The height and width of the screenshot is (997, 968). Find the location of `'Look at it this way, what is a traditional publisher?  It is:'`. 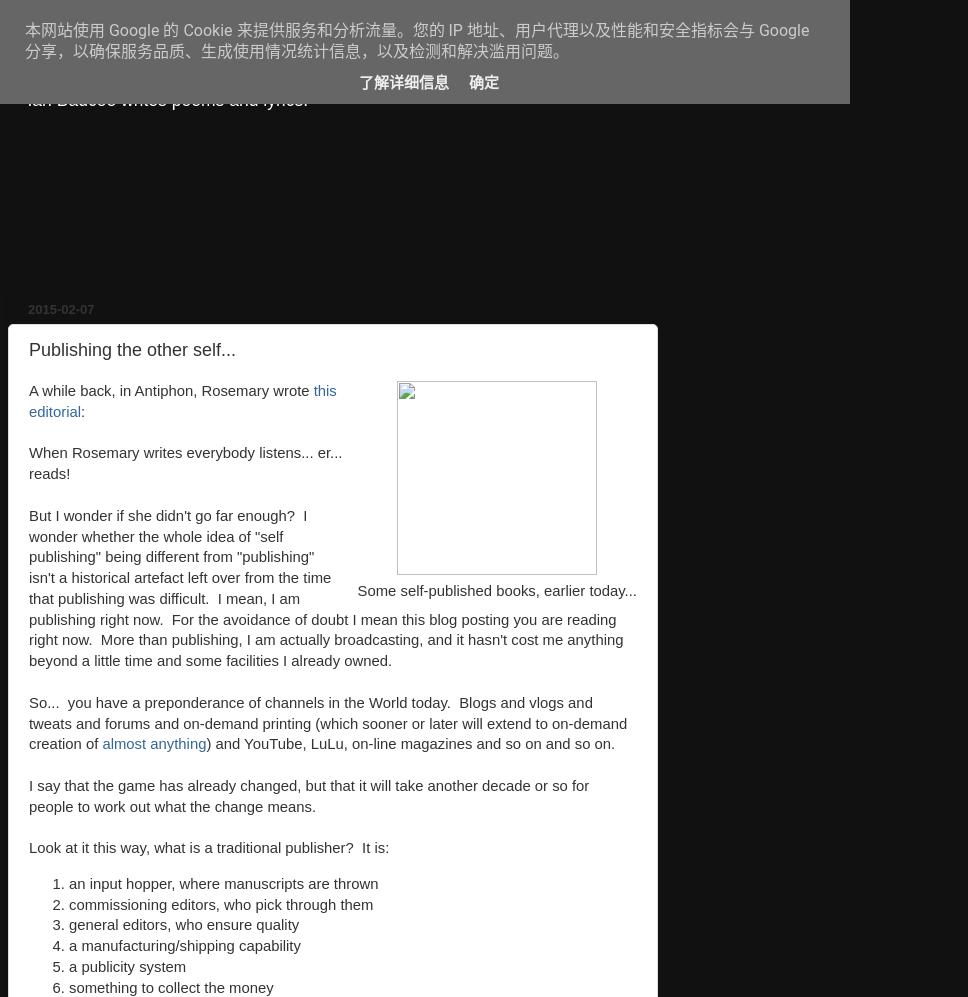

'Look at it this way, what is a traditional publisher?  It is:' is located at coordinates (207, 848).